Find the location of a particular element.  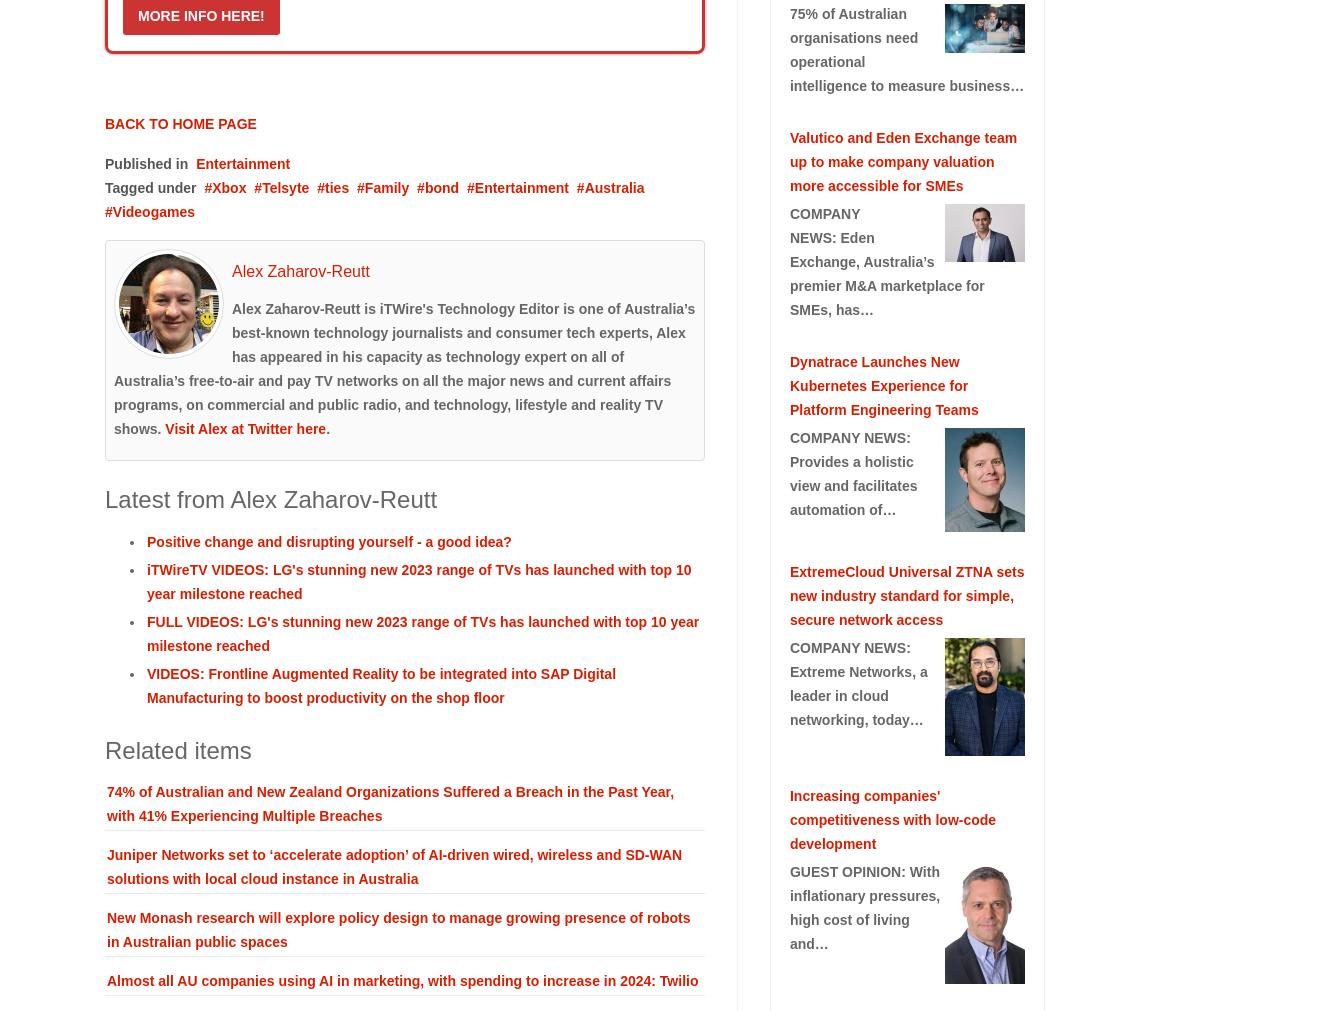

'FULL VIDEOS: LG's stunning new 2023 range of TVs has launched with top 10 year milestone reached' is located at coordinates (422, 632).